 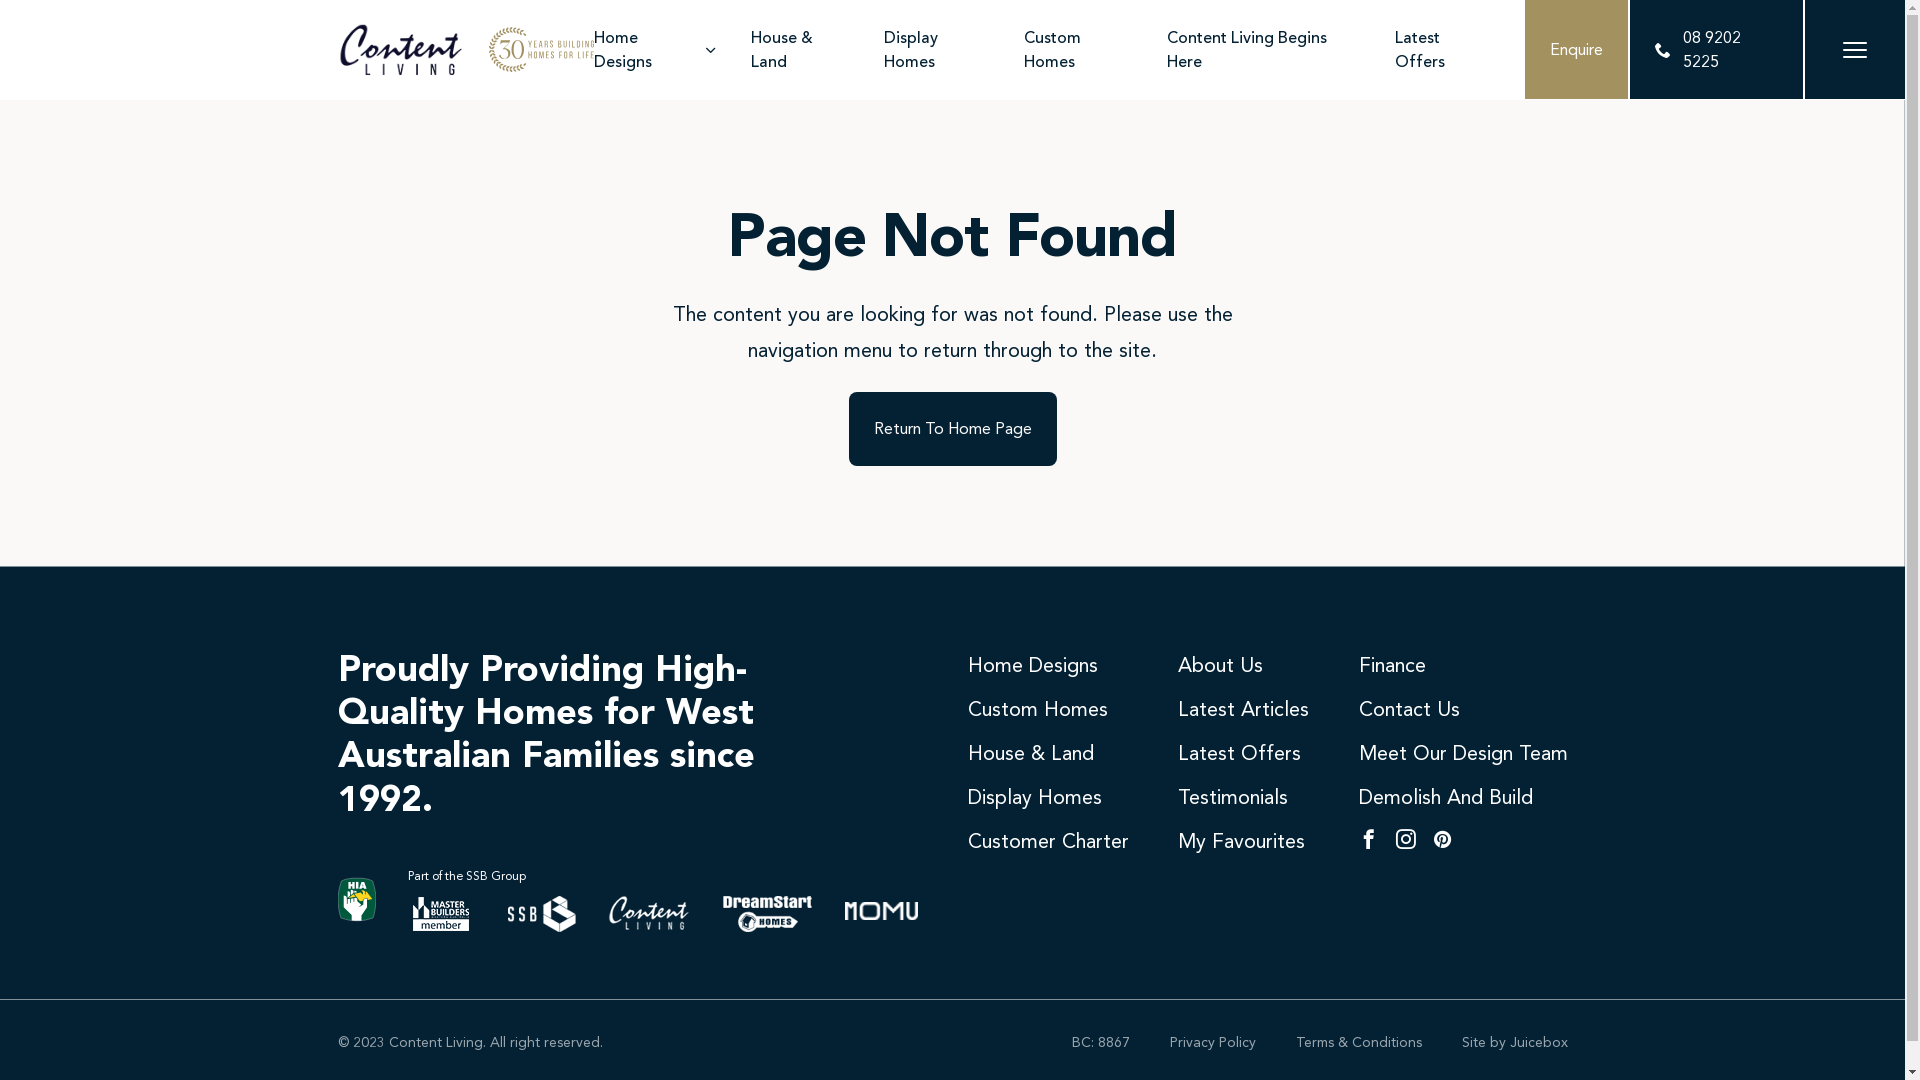 I want to click on 'Display Homes', so click(x=936, y=49).